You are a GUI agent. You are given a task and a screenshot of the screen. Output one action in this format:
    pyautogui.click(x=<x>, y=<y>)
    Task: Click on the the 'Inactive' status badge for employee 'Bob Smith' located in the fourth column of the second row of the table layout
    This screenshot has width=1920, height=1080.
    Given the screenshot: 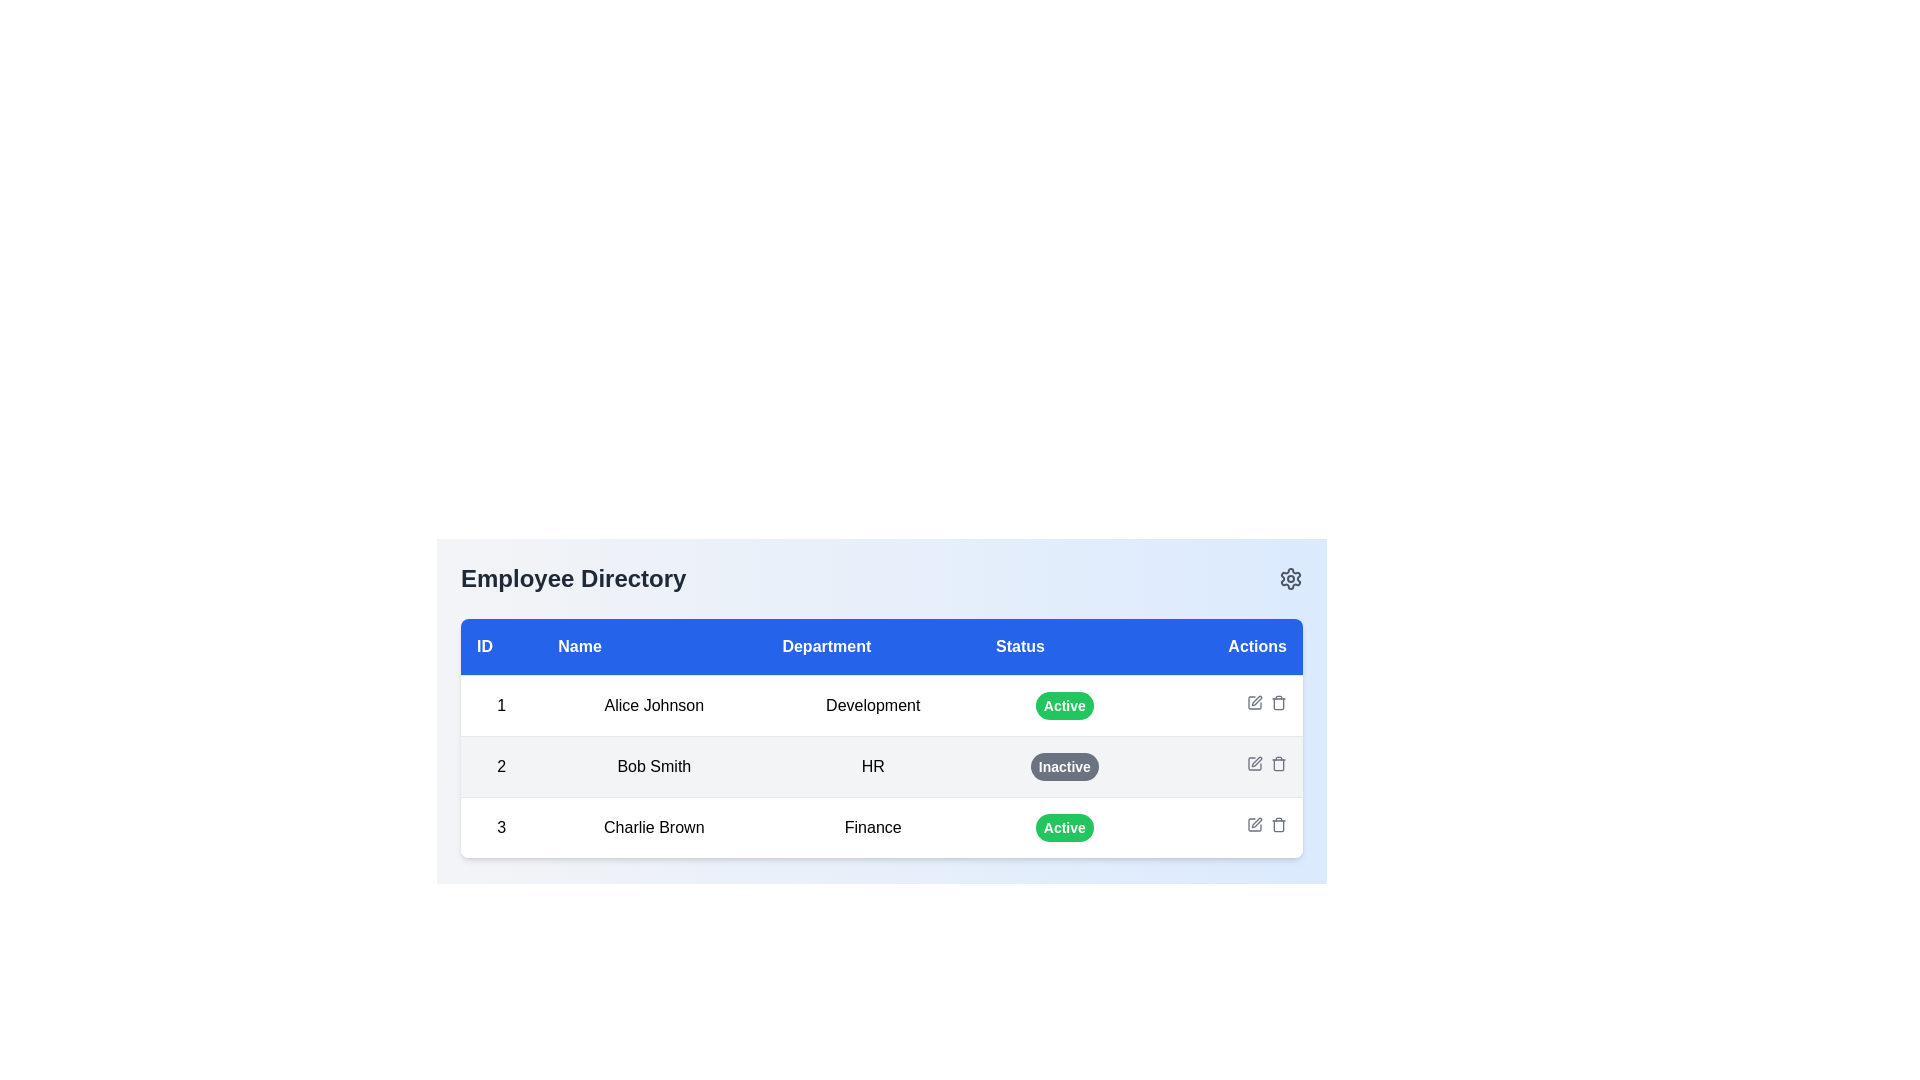 What is the action you would take?
    pyautogui.click(x=1063, y=766)
    